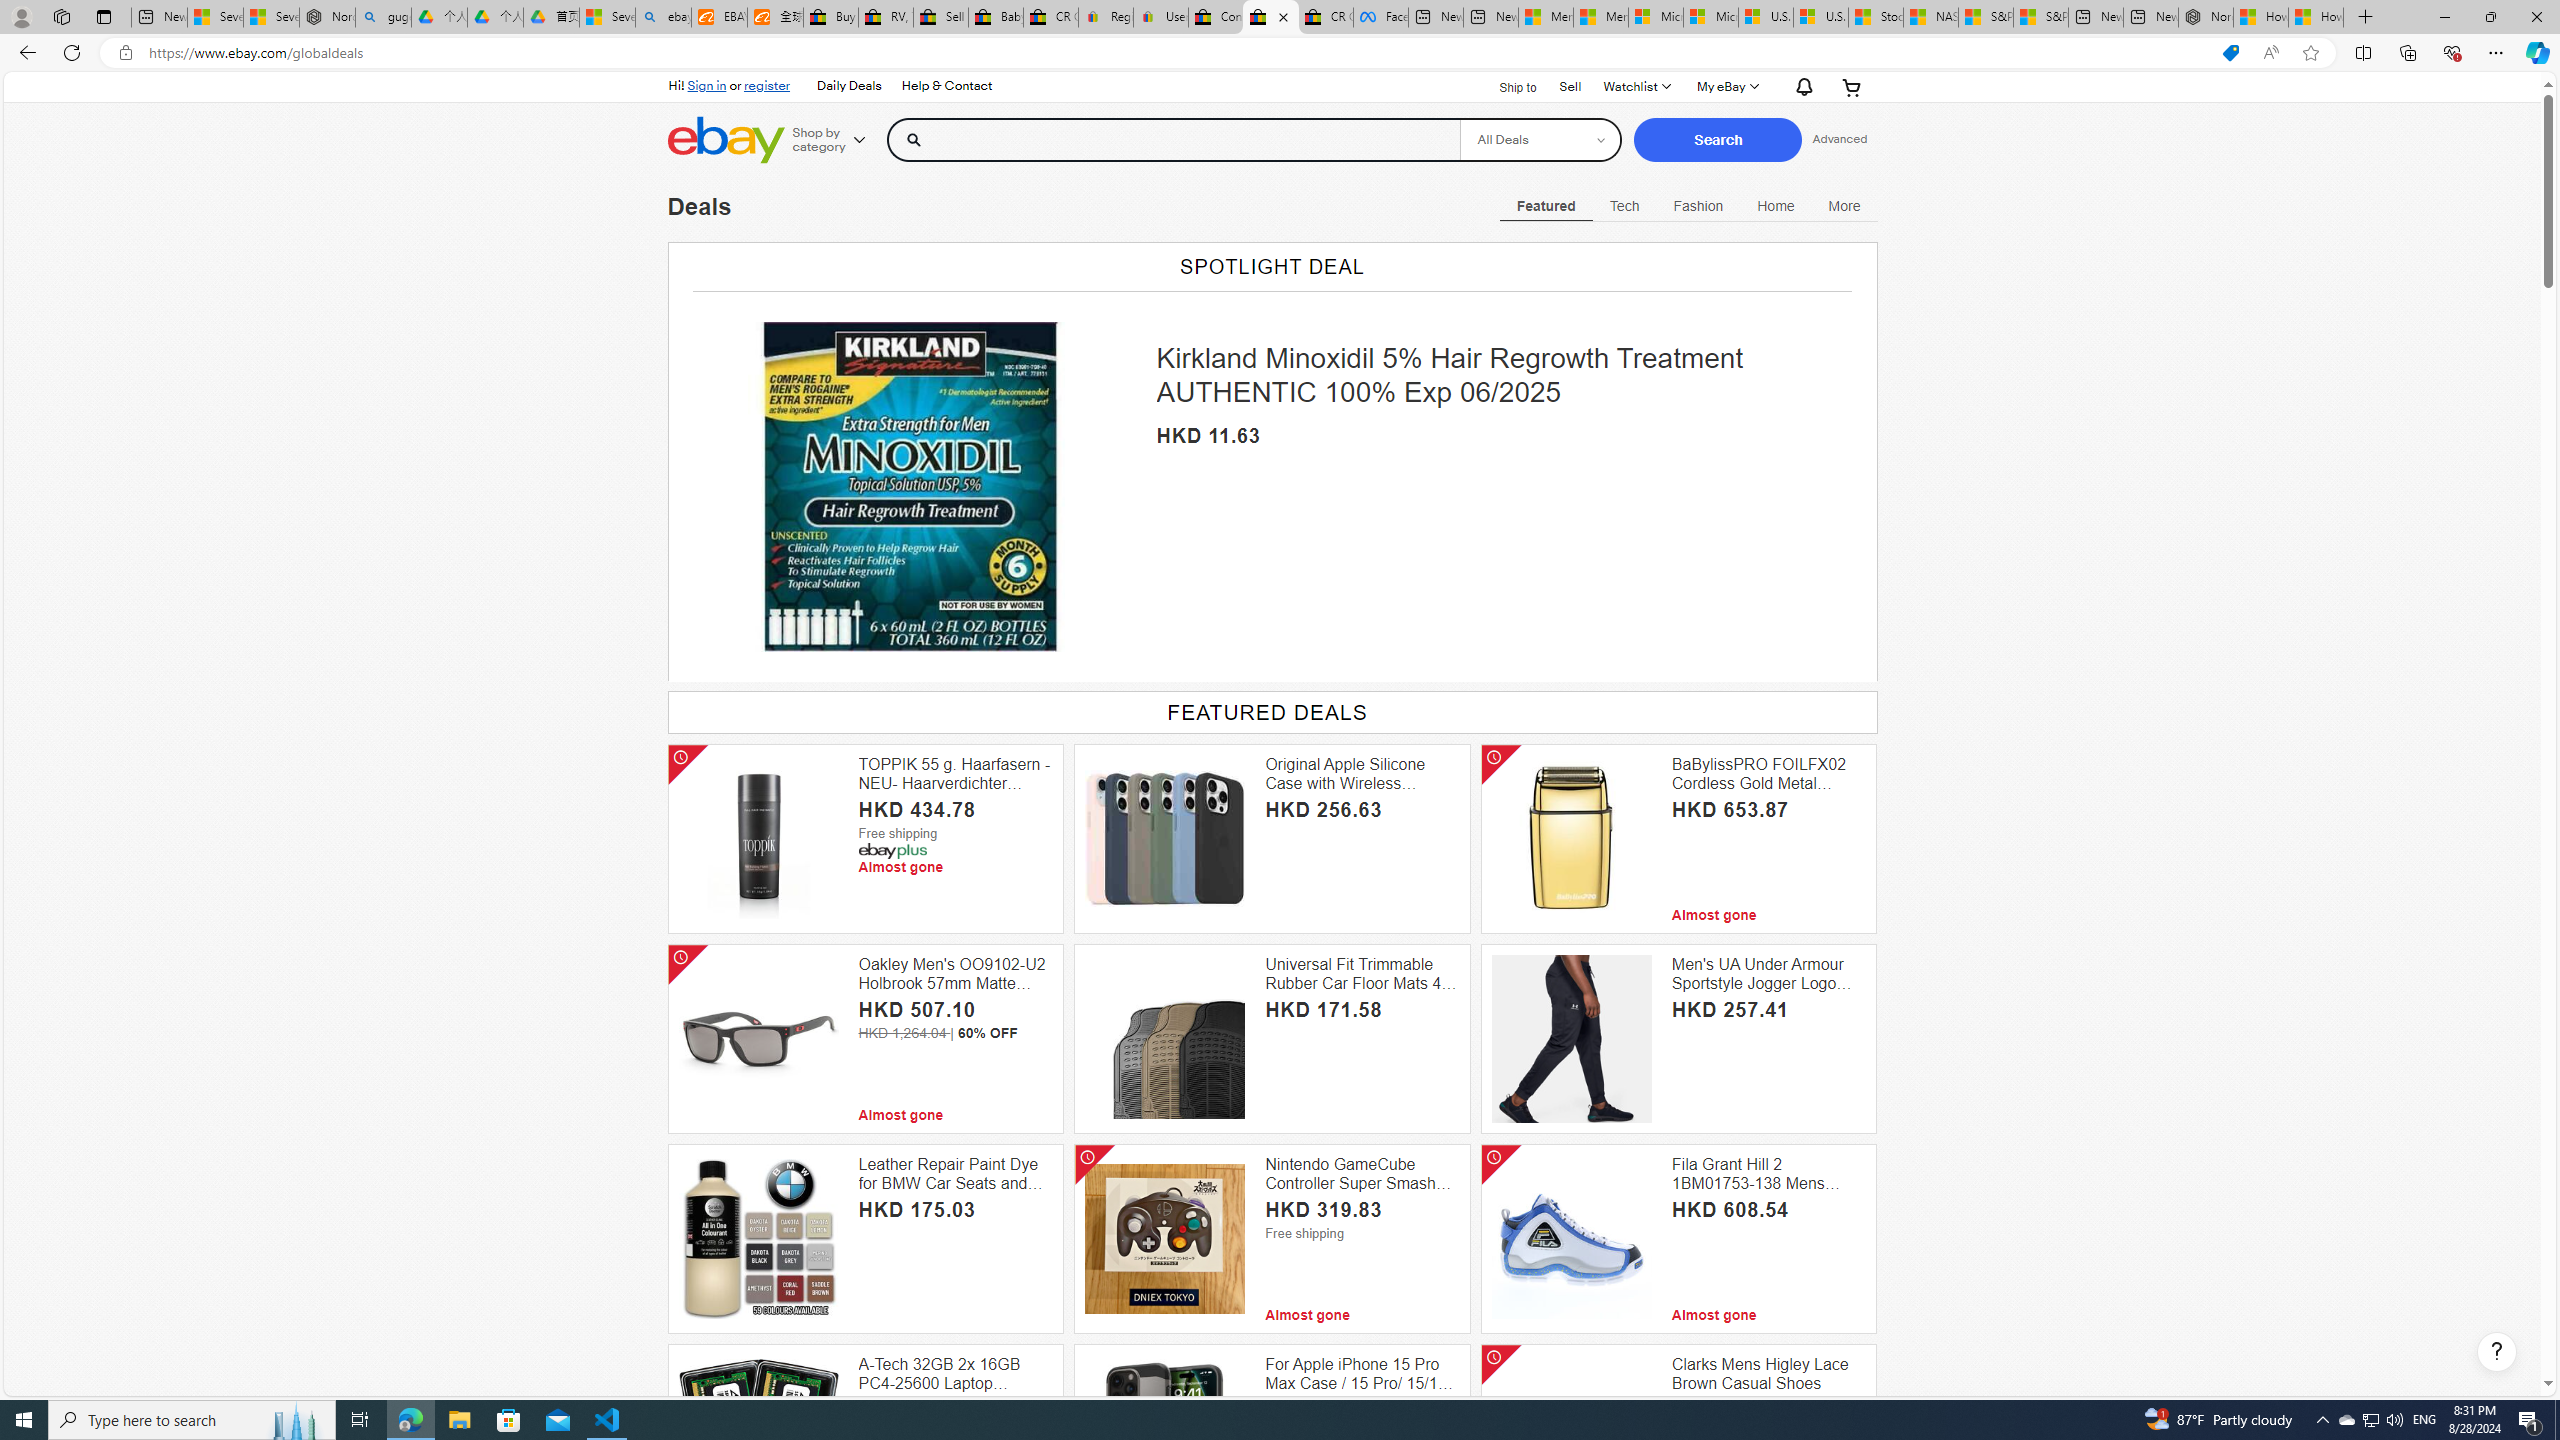  Describe the element at coordinates (1768, 1374) in the screenshot. I see `'Clarks Mens Higley Lace Brown Casual Shoes'` at that location.